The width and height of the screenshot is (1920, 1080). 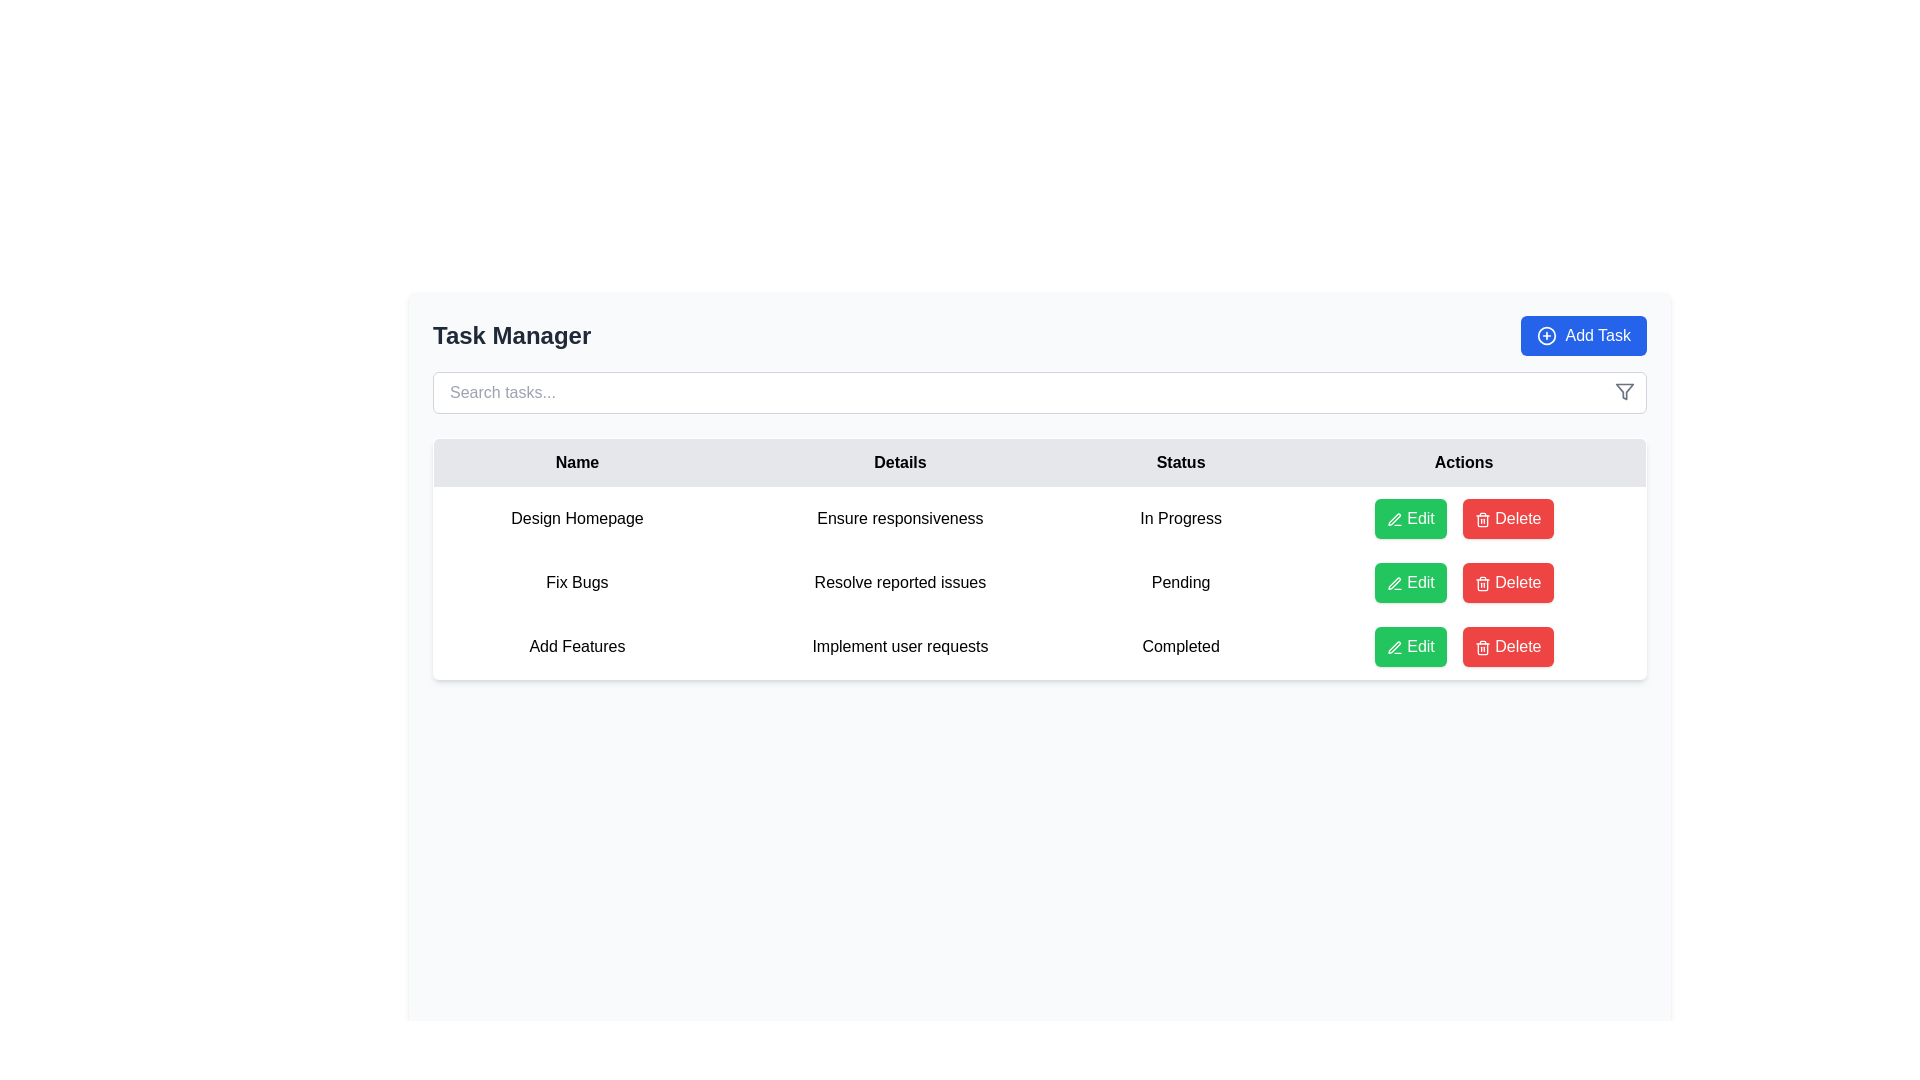 I want to click on the 'Name' text element, which is the first column heading in a row under the 'Task Manager' title, visually represented with black text on a light gray background, so click(x=576, y=462).